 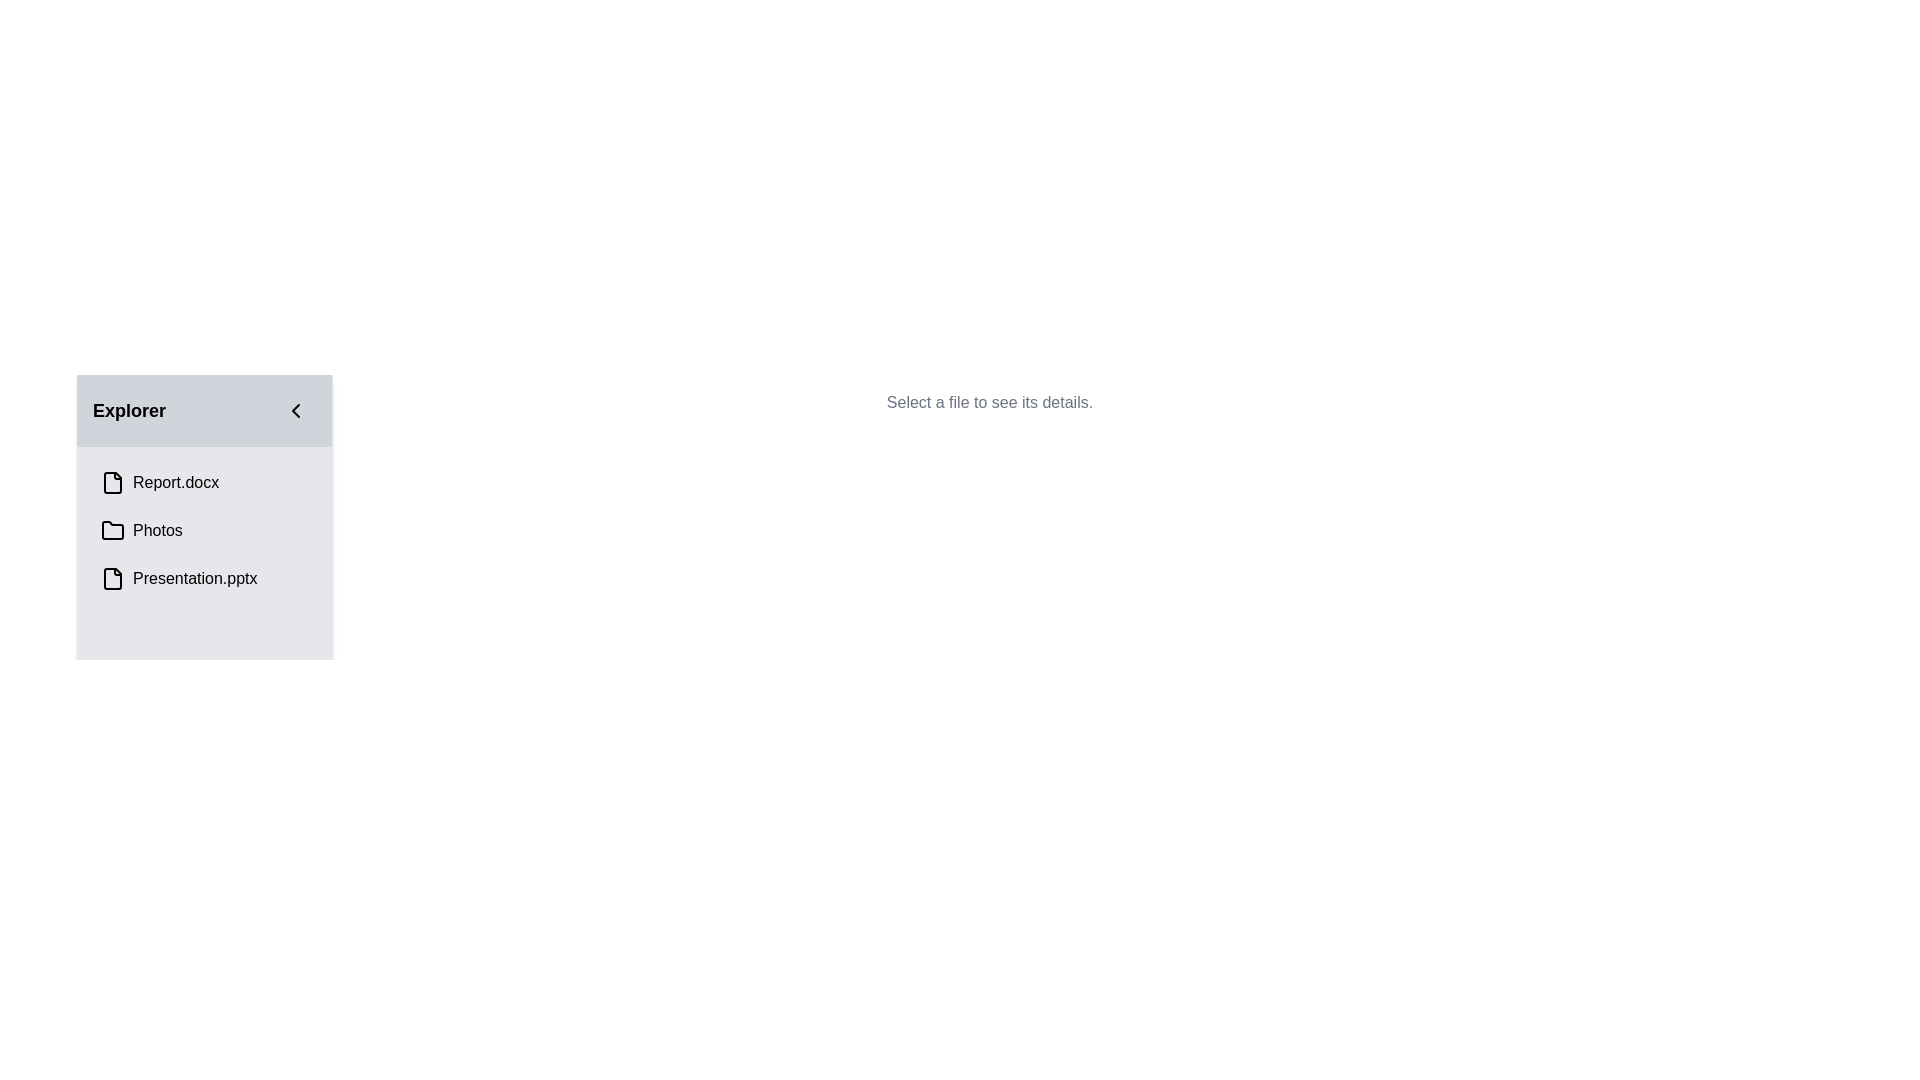 What do you see at coordinates (112, 578) in the screenshot?
I see `the document icon, which is a gray outline of a file with a folded corner, located to the left of the filename 'Presentation.pptx'` at bounding box center [112, 578].